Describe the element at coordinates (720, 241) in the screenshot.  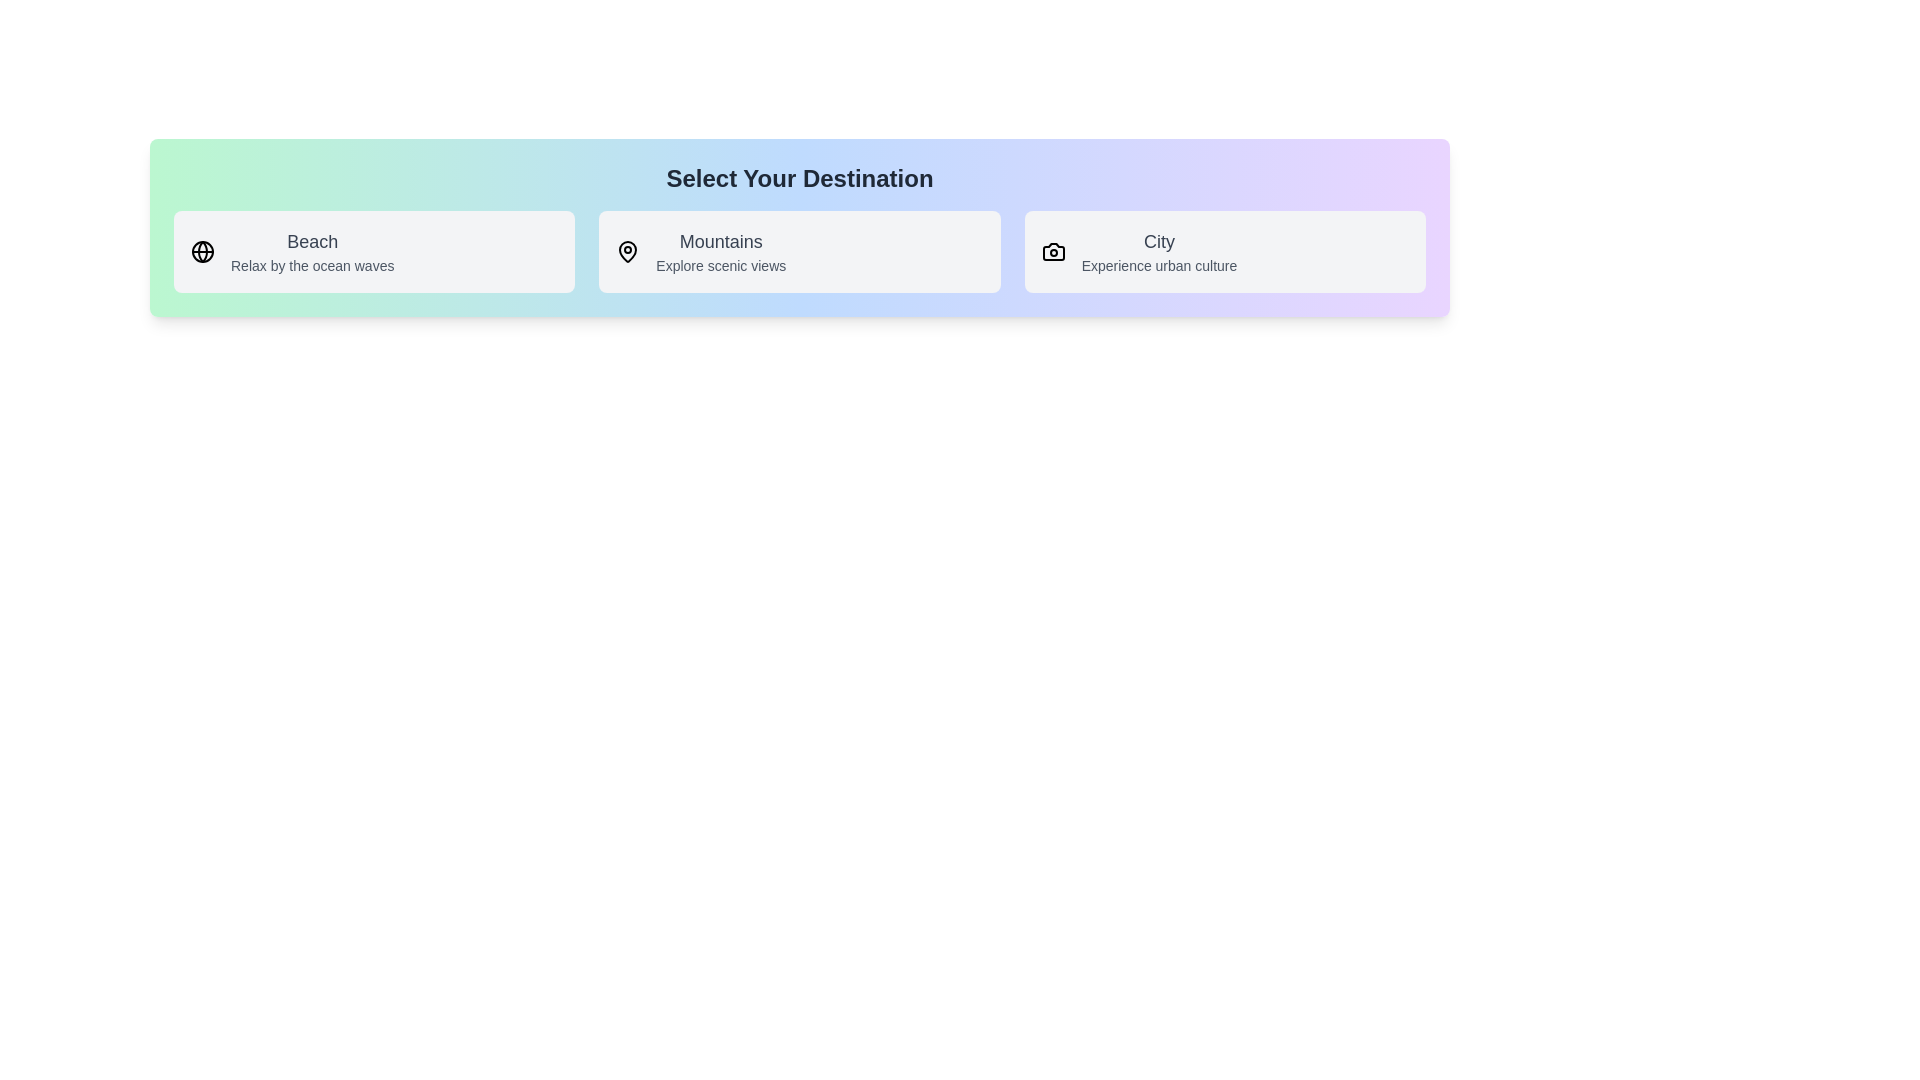
I see `the text label indicating the destination category 'Mountains' located in the second card under the 'Select Your Destination' section` at that location.